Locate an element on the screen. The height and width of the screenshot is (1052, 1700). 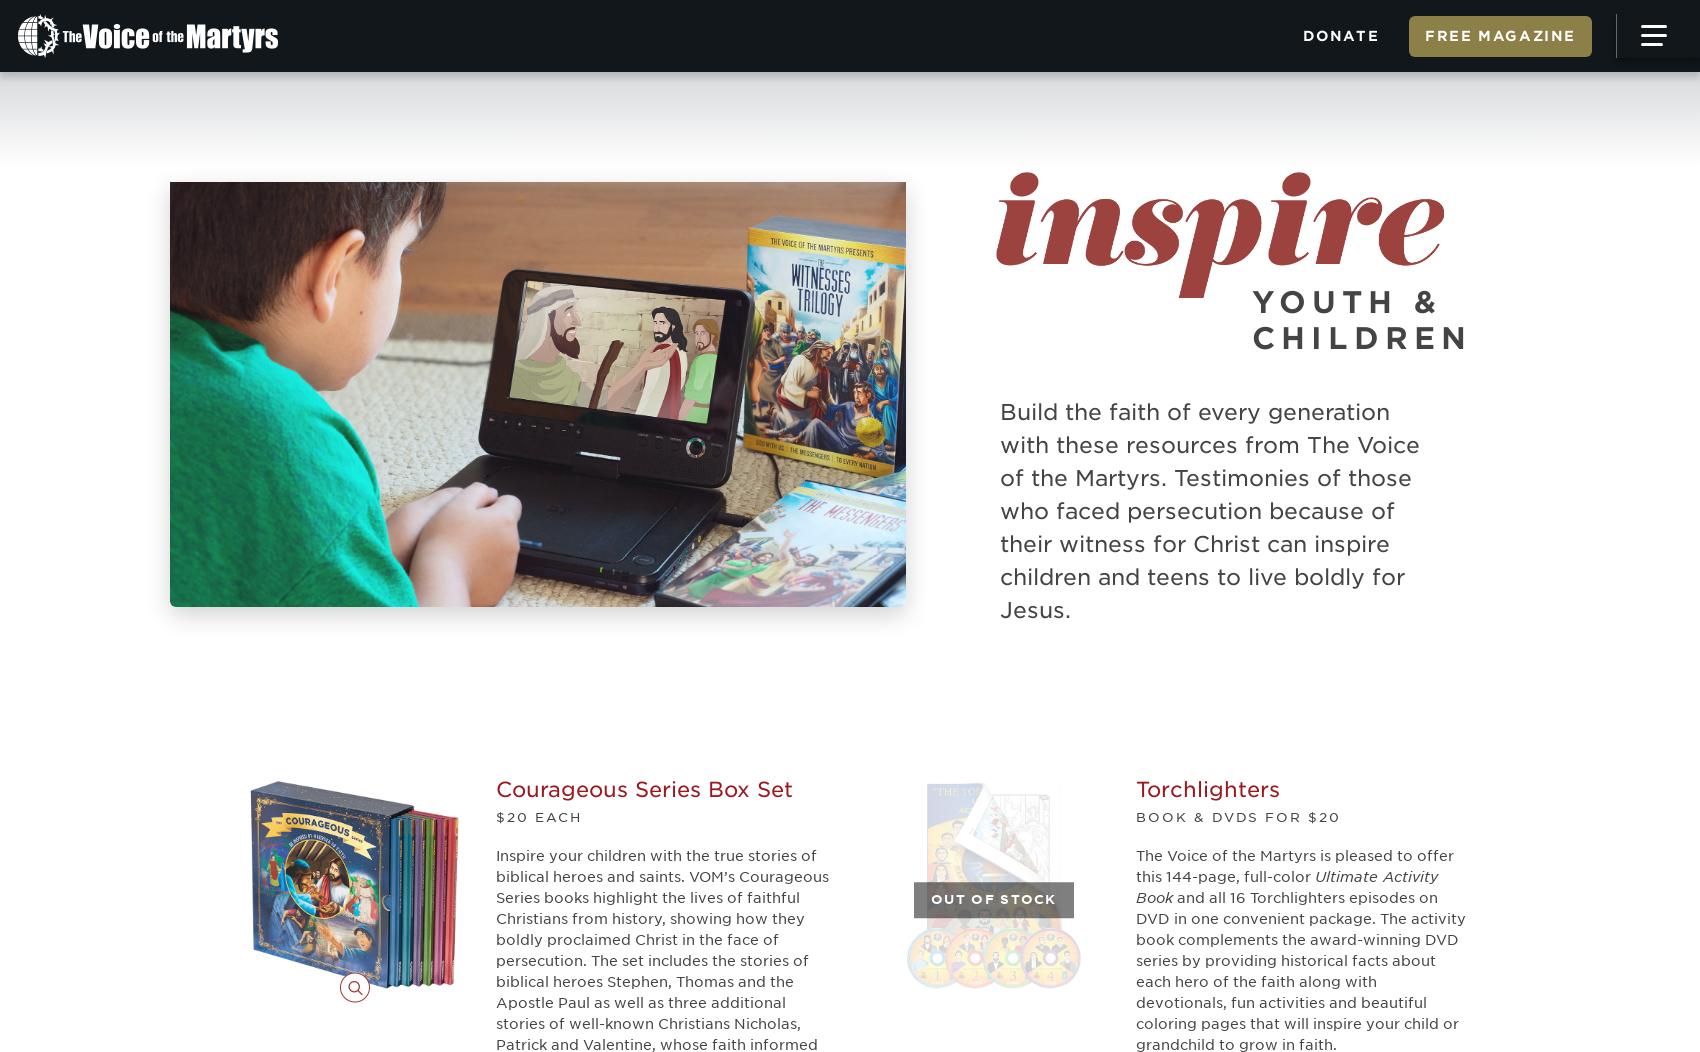
'Youth & Children' is located at coordinates (1362, 319).